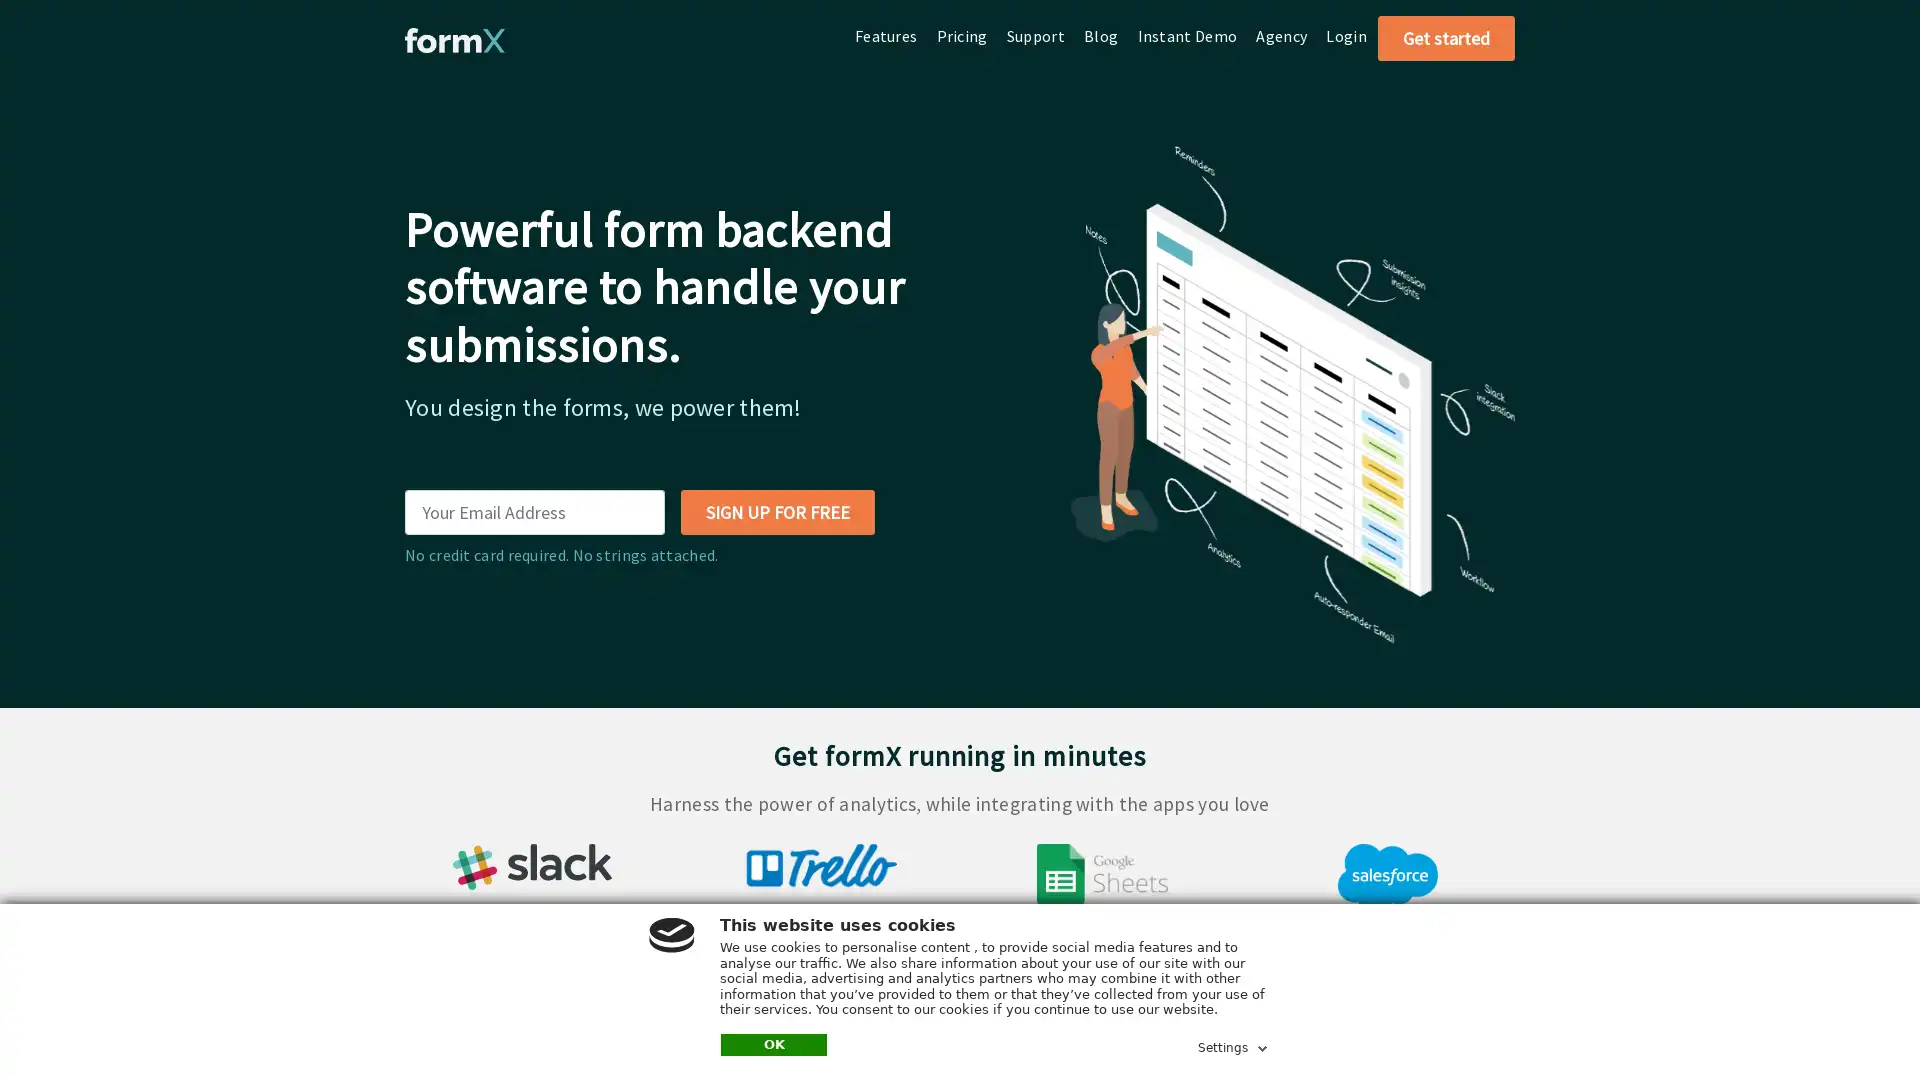 The width and height of the screenshot is (1920, 1080). Describe the element at coordinates (1446, 38) in the screenshot. I see `Get started` at that location.